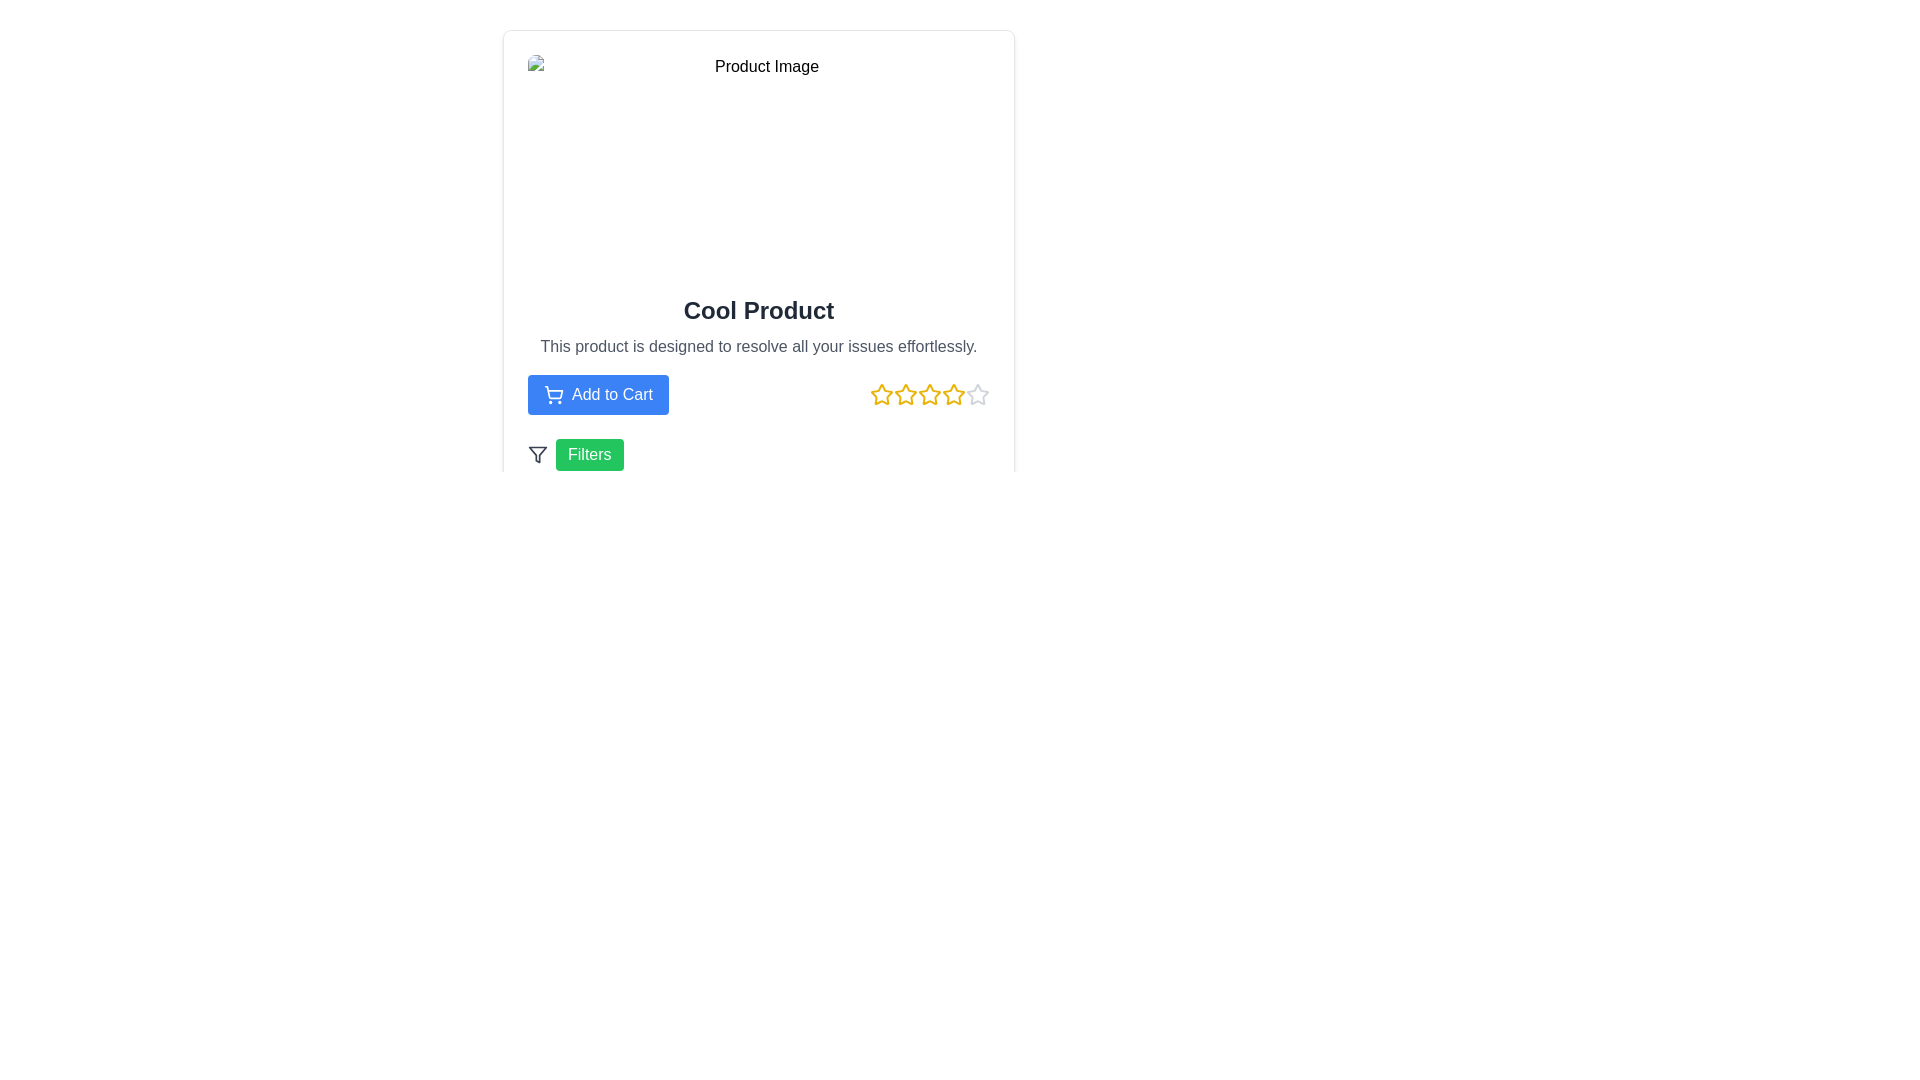 The image size is (1920, 1080). Describe the element at coordinates (978, 394) in the screenshot. I see `the fifth star icon in the rating system` at that location.